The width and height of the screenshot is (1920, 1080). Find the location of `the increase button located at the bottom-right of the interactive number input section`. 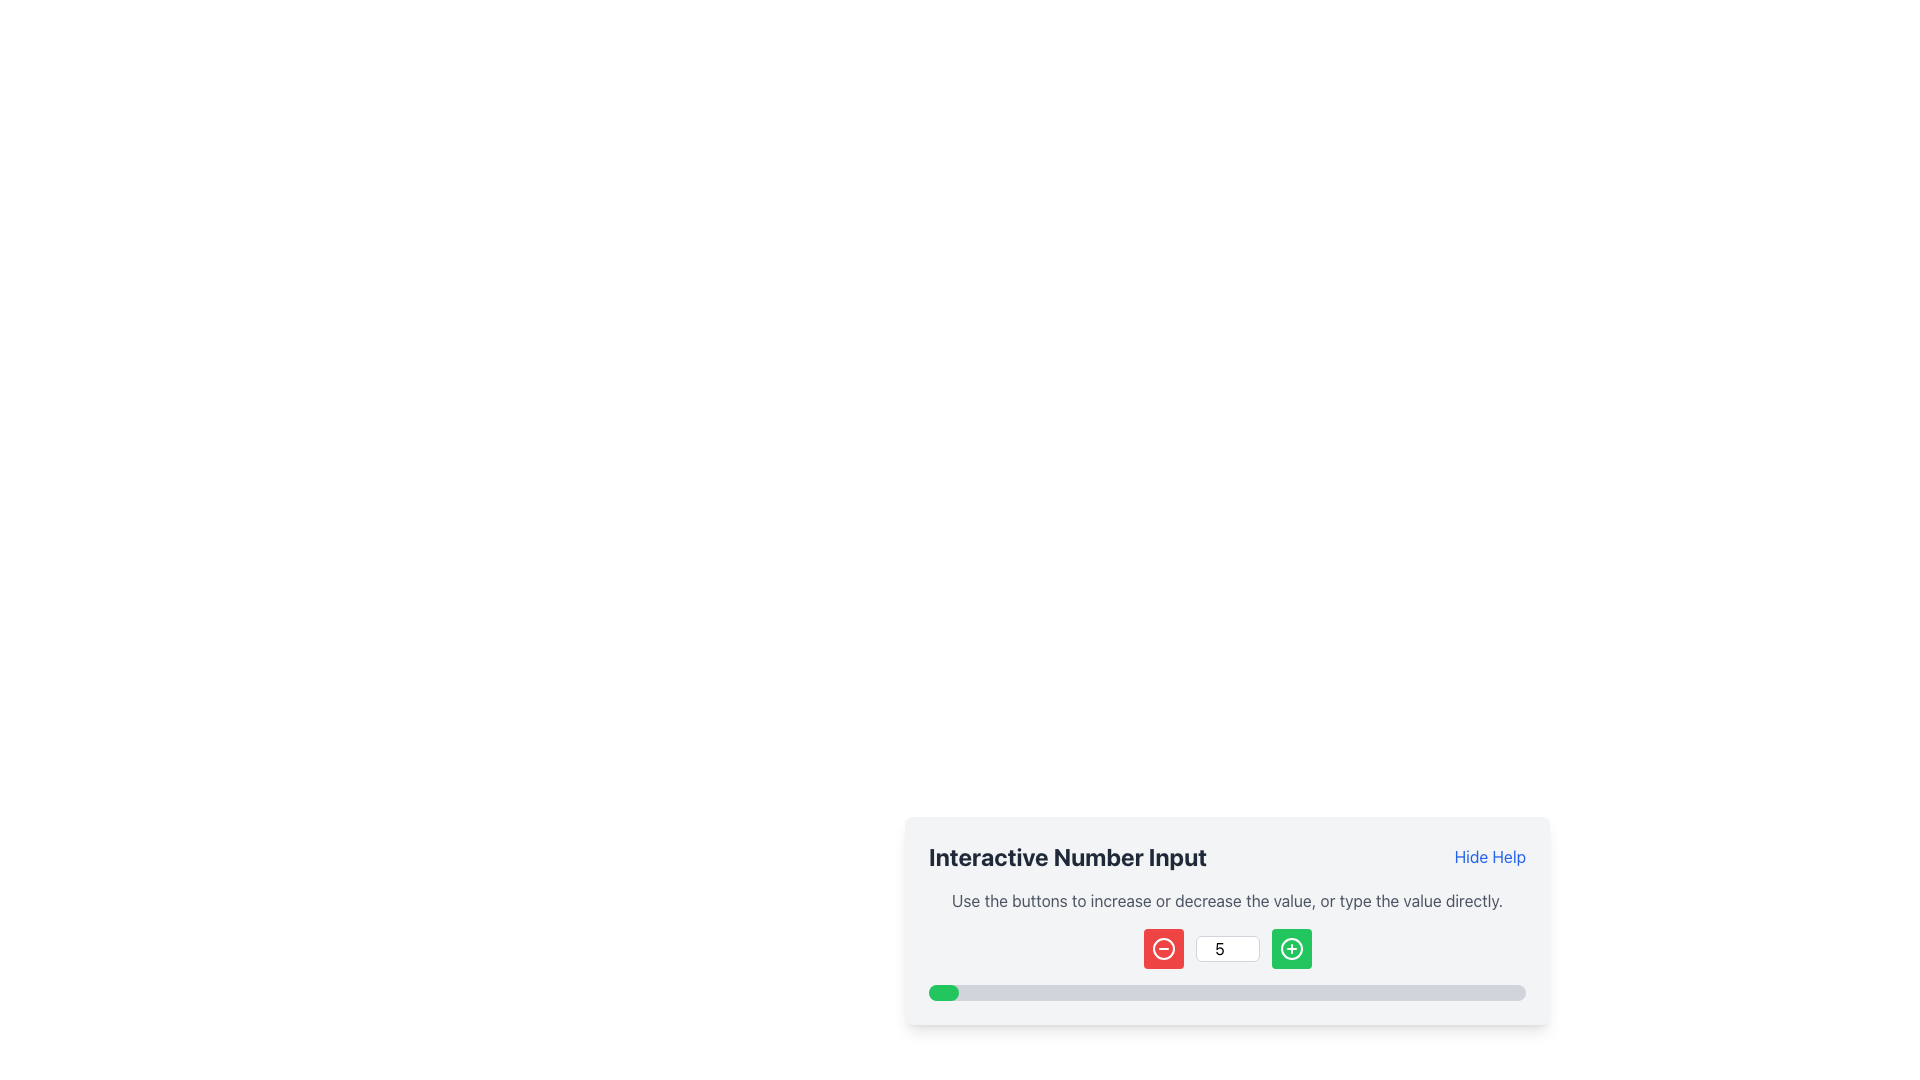

the increase button located at the bottom-right of the interactive number input section is located at coordinates (1291, 947).